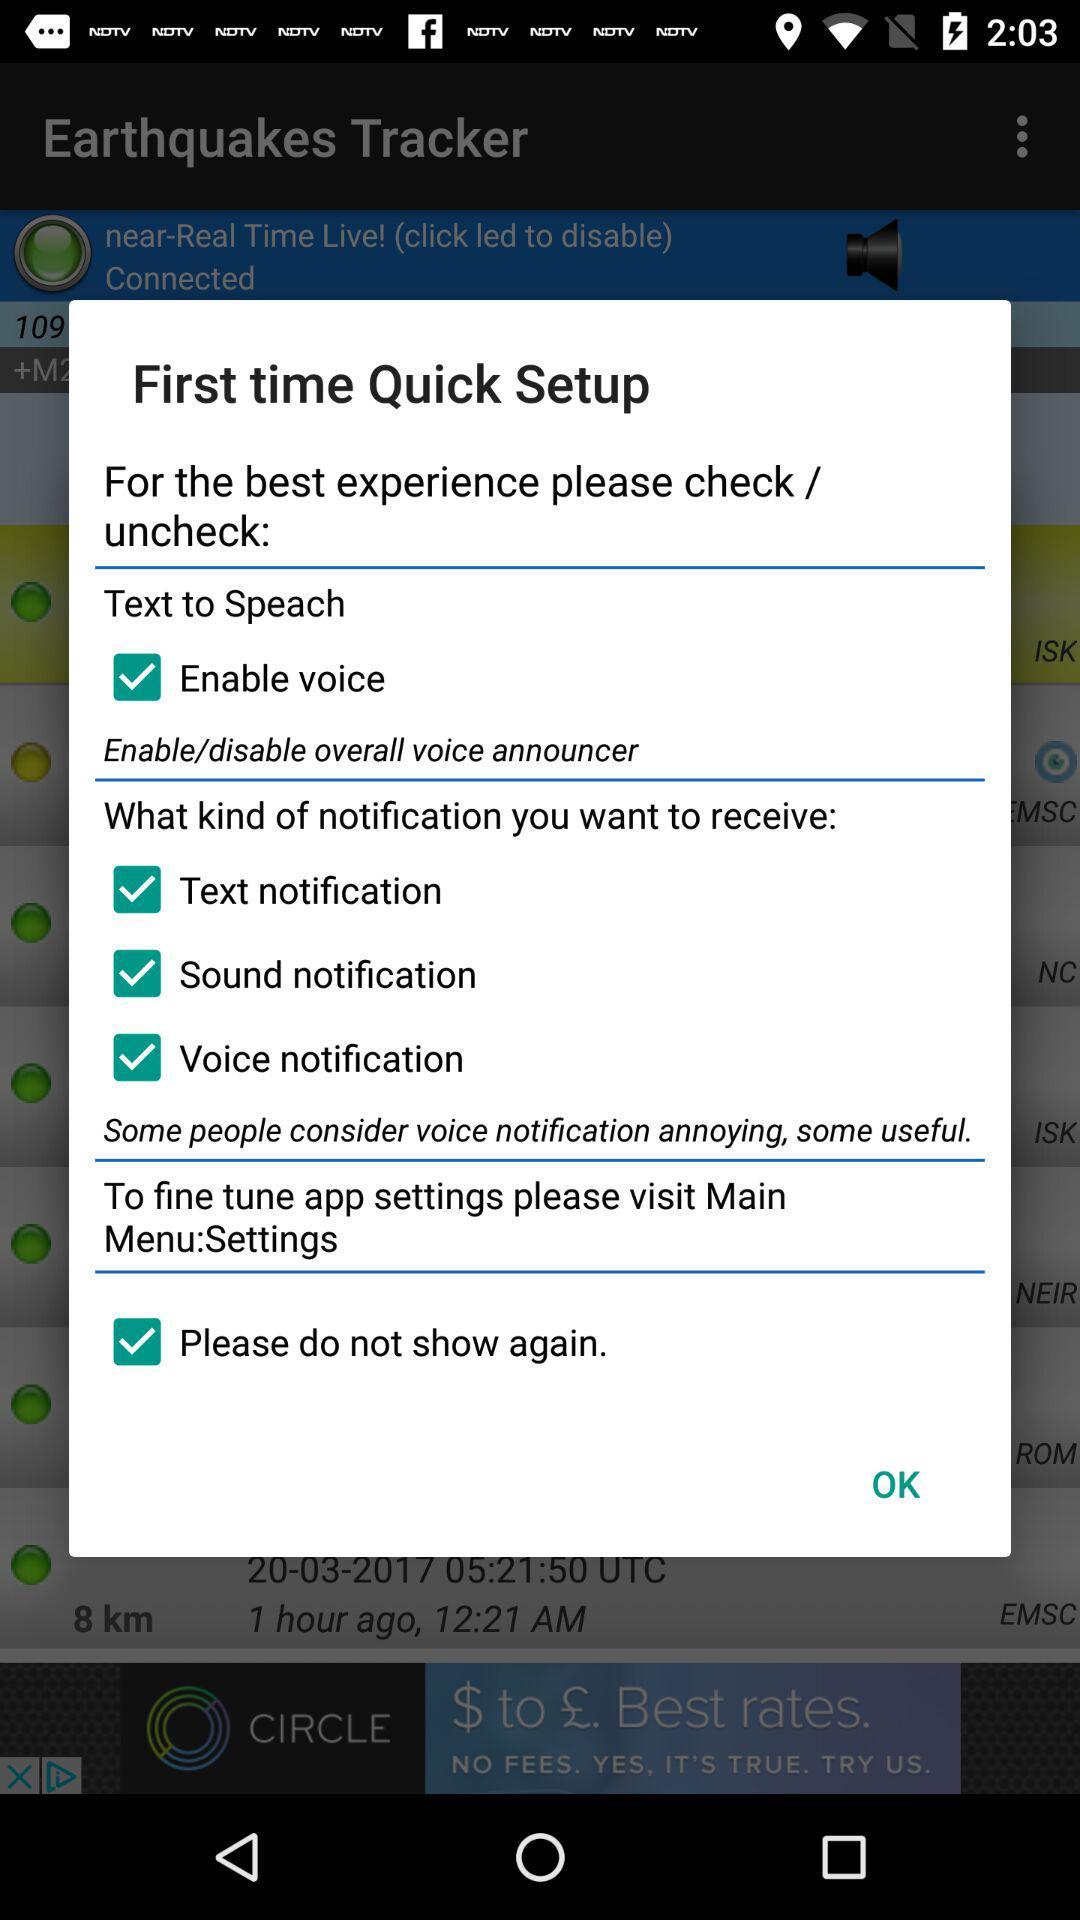 The image size is (1080, 1920). Describe the element at coordinates (350, 1341) in the screenshot. I see `please do not at the bottom left corner` at that location.